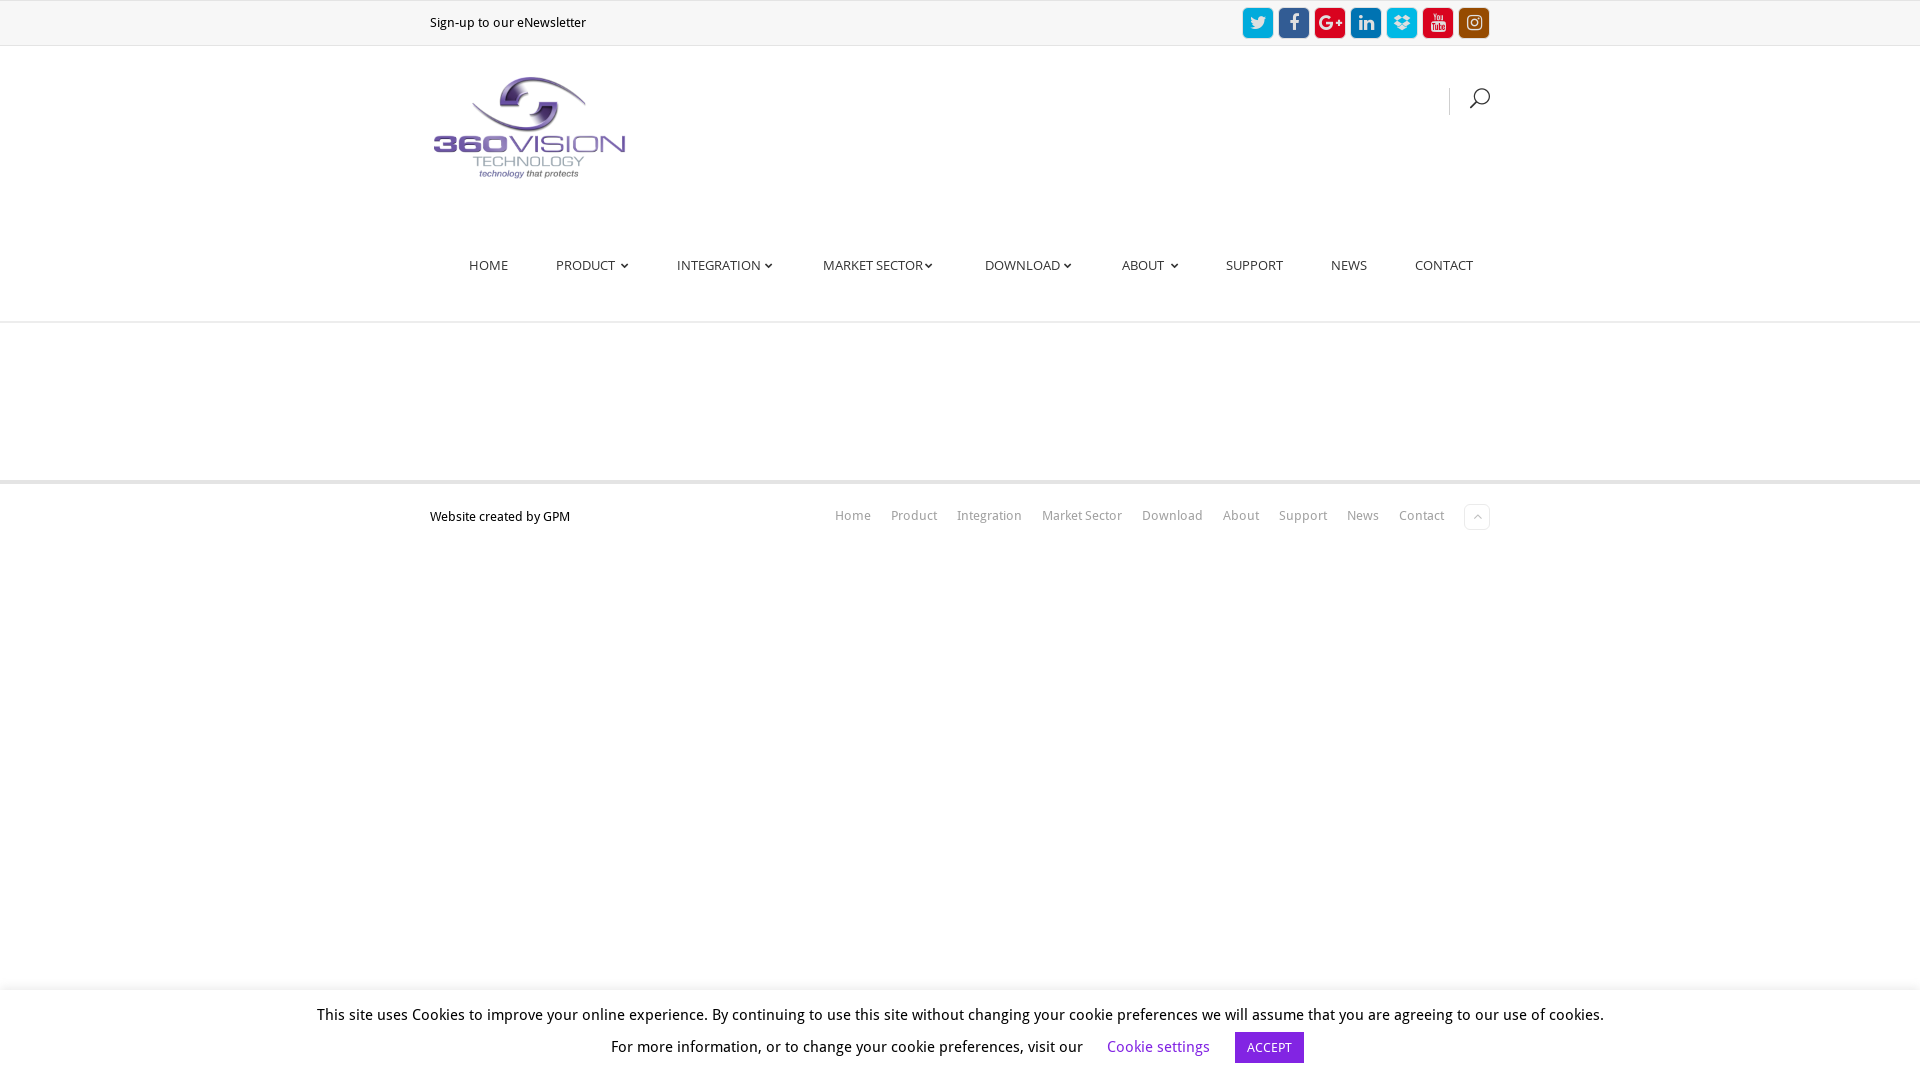 This screenshot has height=1080, width=1920. I want to click on 'Integration', so click(955, 514).